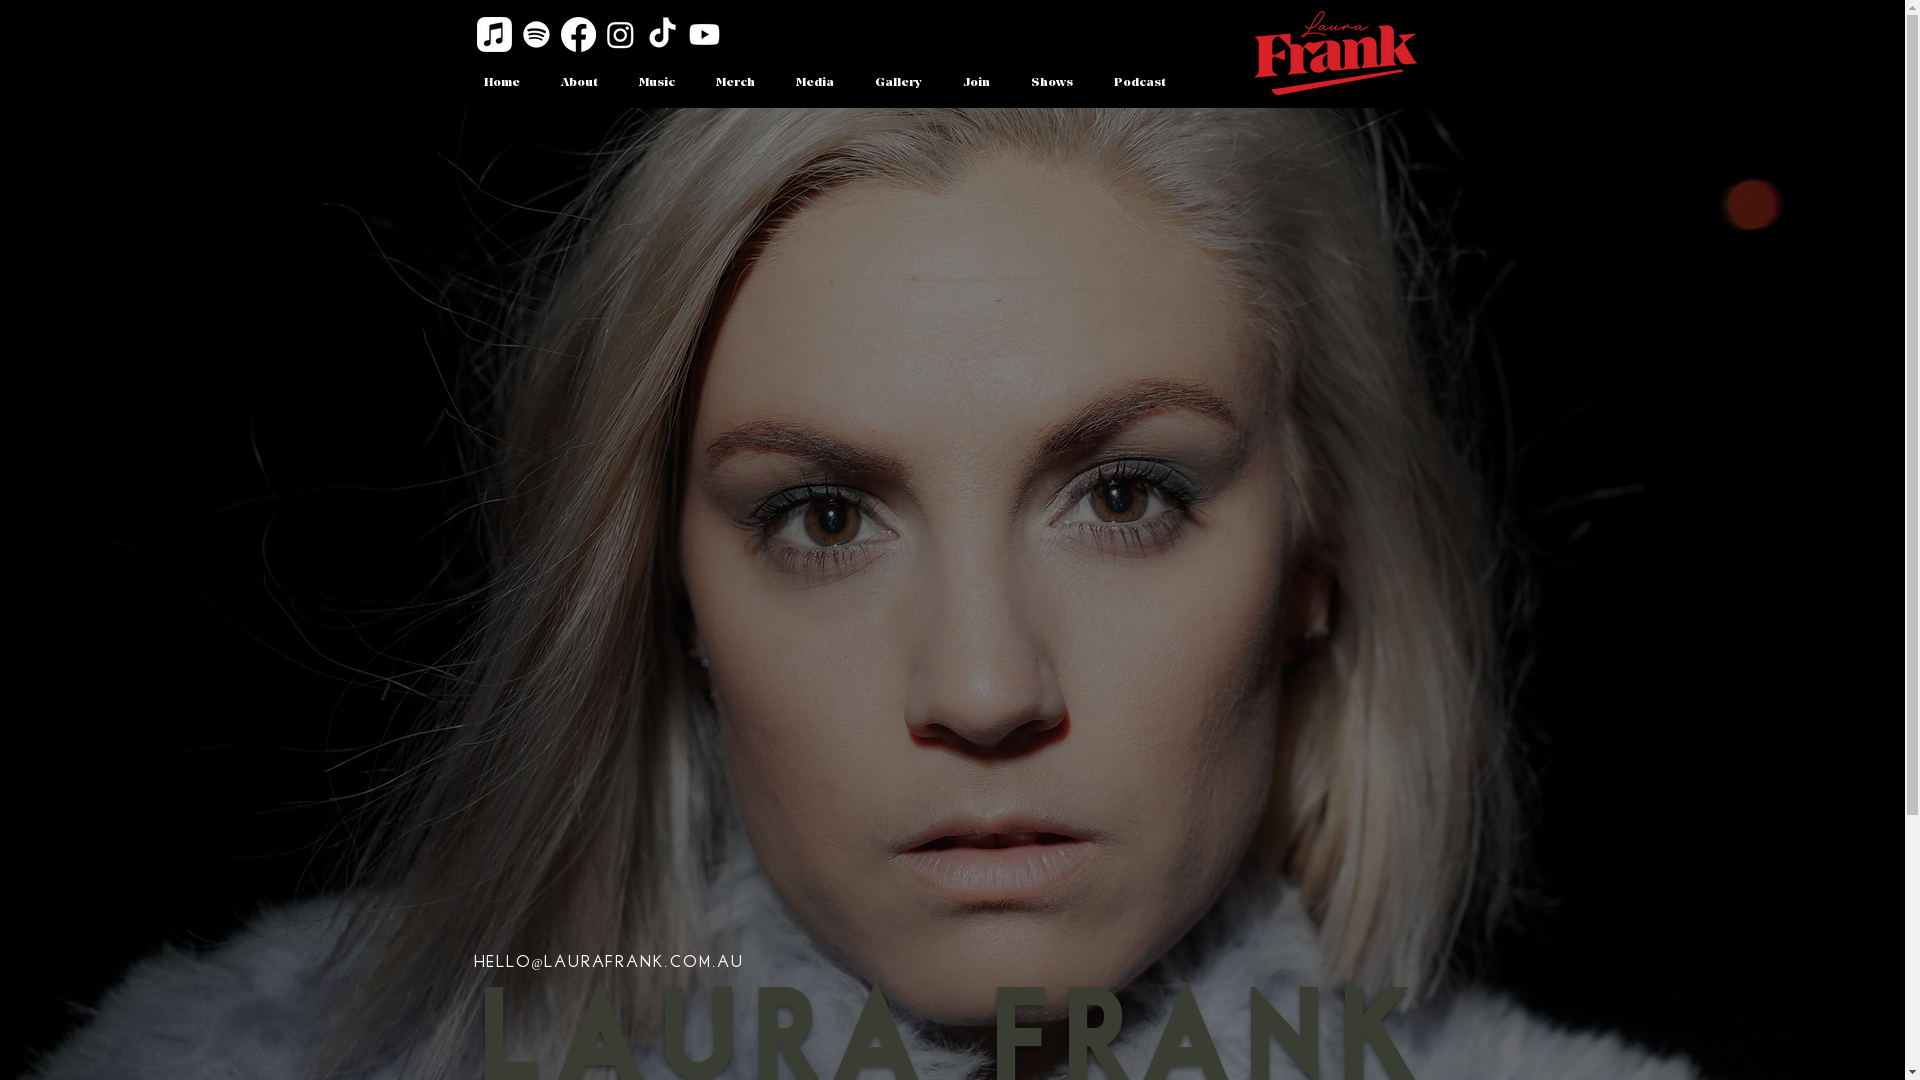 The image size is (1920, 1080). What do you see at coordinates (578, 82) in the screenshot?
I see `'About'` at bounding box center [578, 82].